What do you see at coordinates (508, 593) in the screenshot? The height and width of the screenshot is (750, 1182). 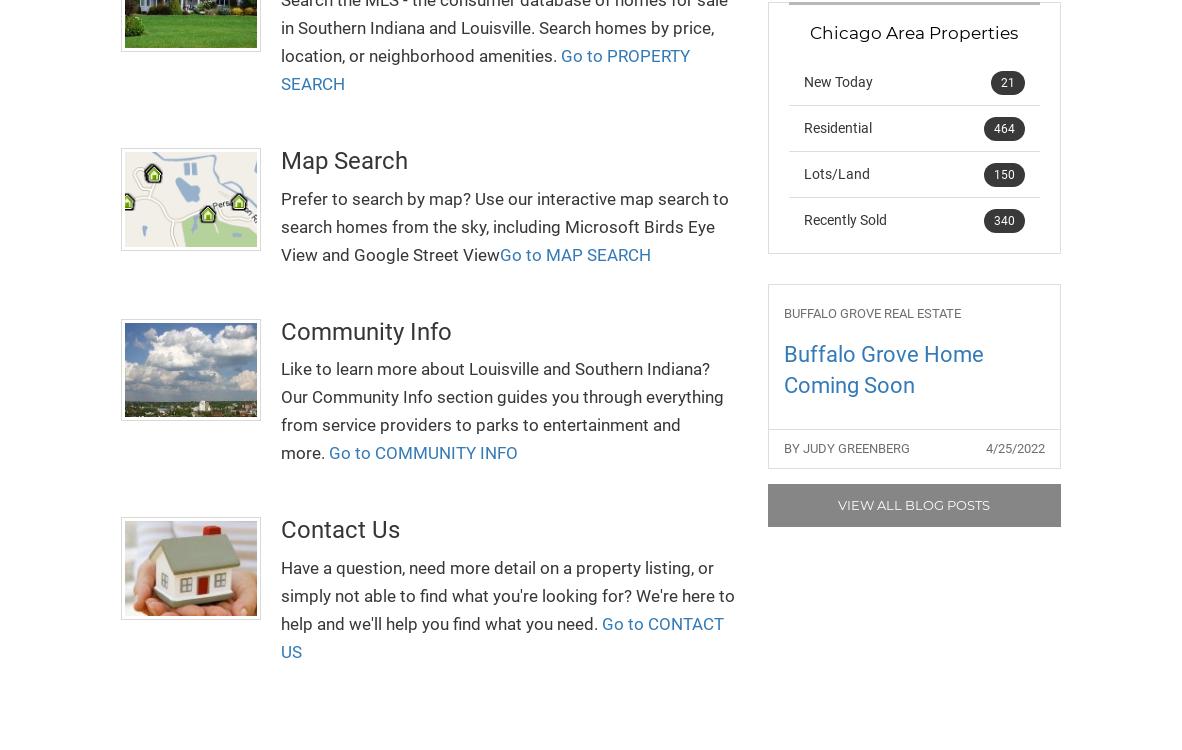 I see `'Have a question, need more detail on a property listing, or simply not able to find what you're looking for? We're here to help and we'll help you find what you need.'` at bounding box center [508, 593].